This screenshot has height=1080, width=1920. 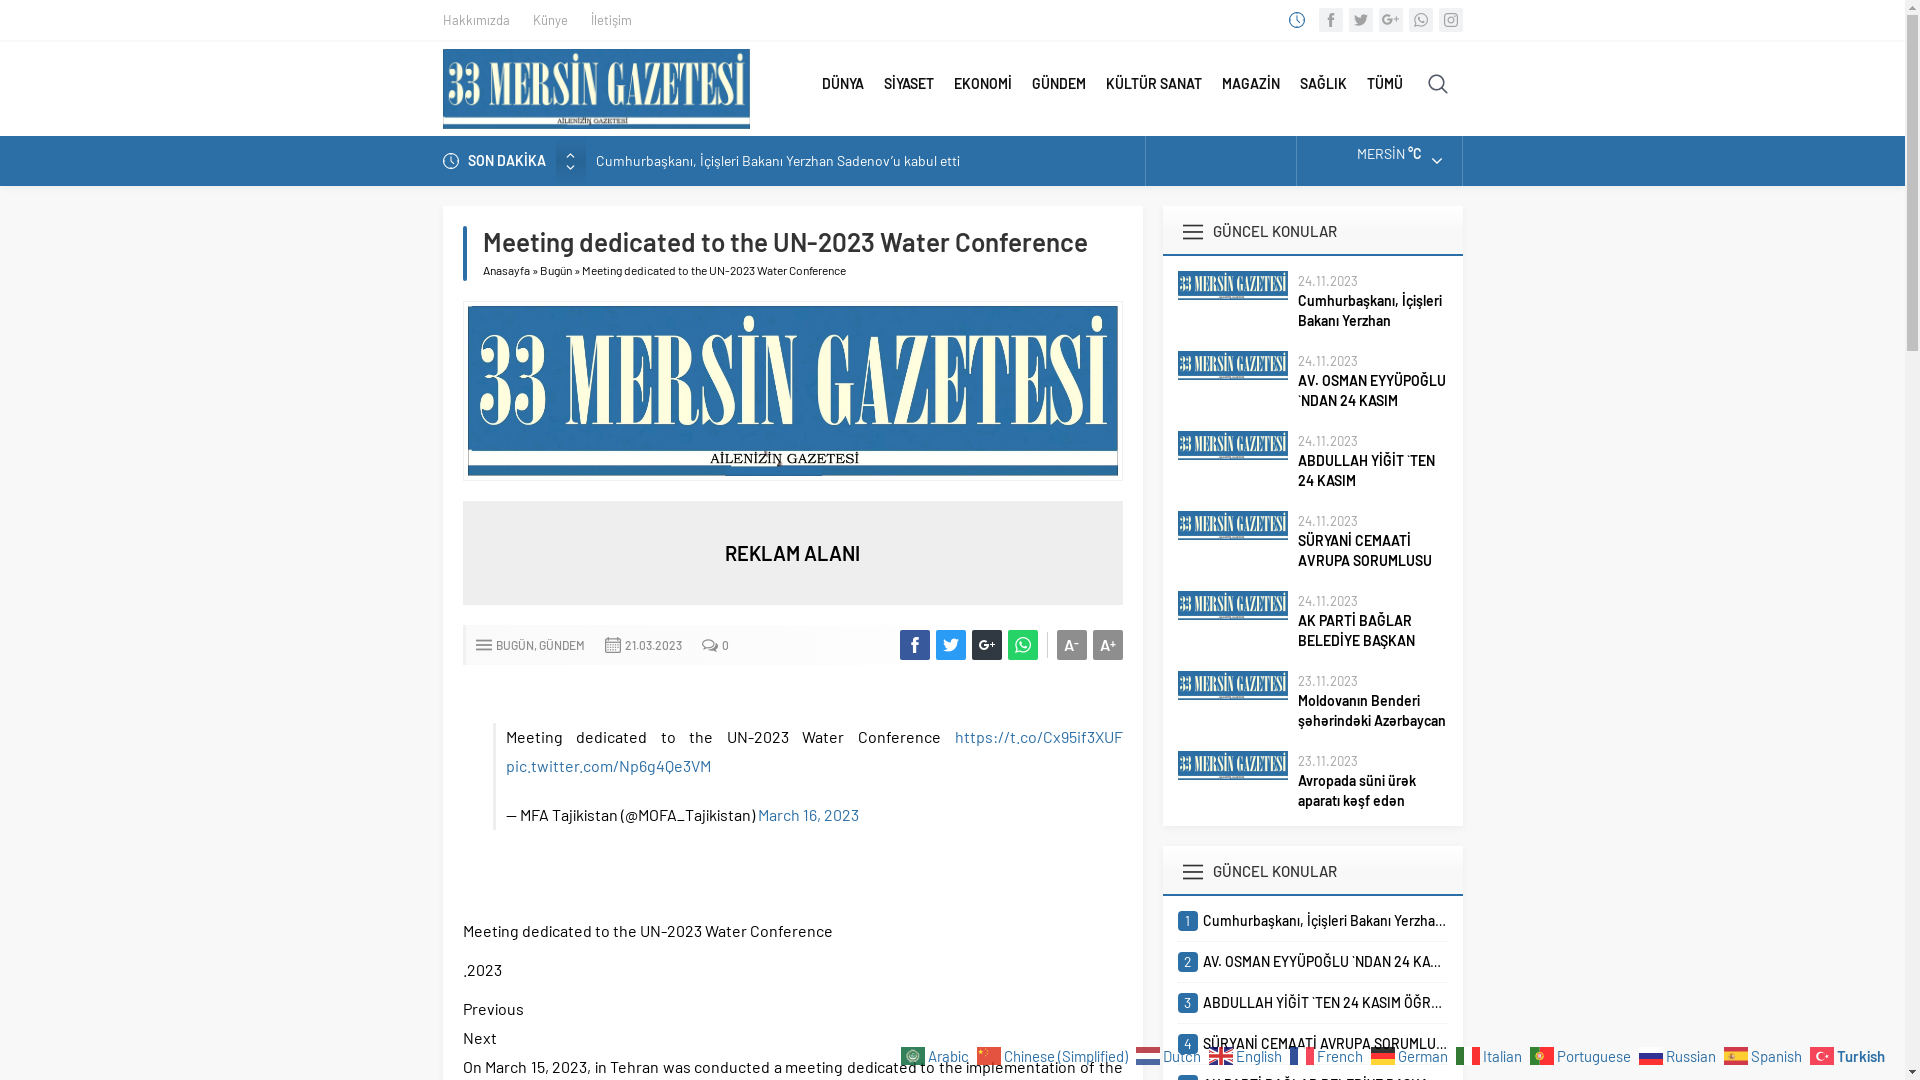 I want to click on 'Italian', so click(x=1455, y=1053).